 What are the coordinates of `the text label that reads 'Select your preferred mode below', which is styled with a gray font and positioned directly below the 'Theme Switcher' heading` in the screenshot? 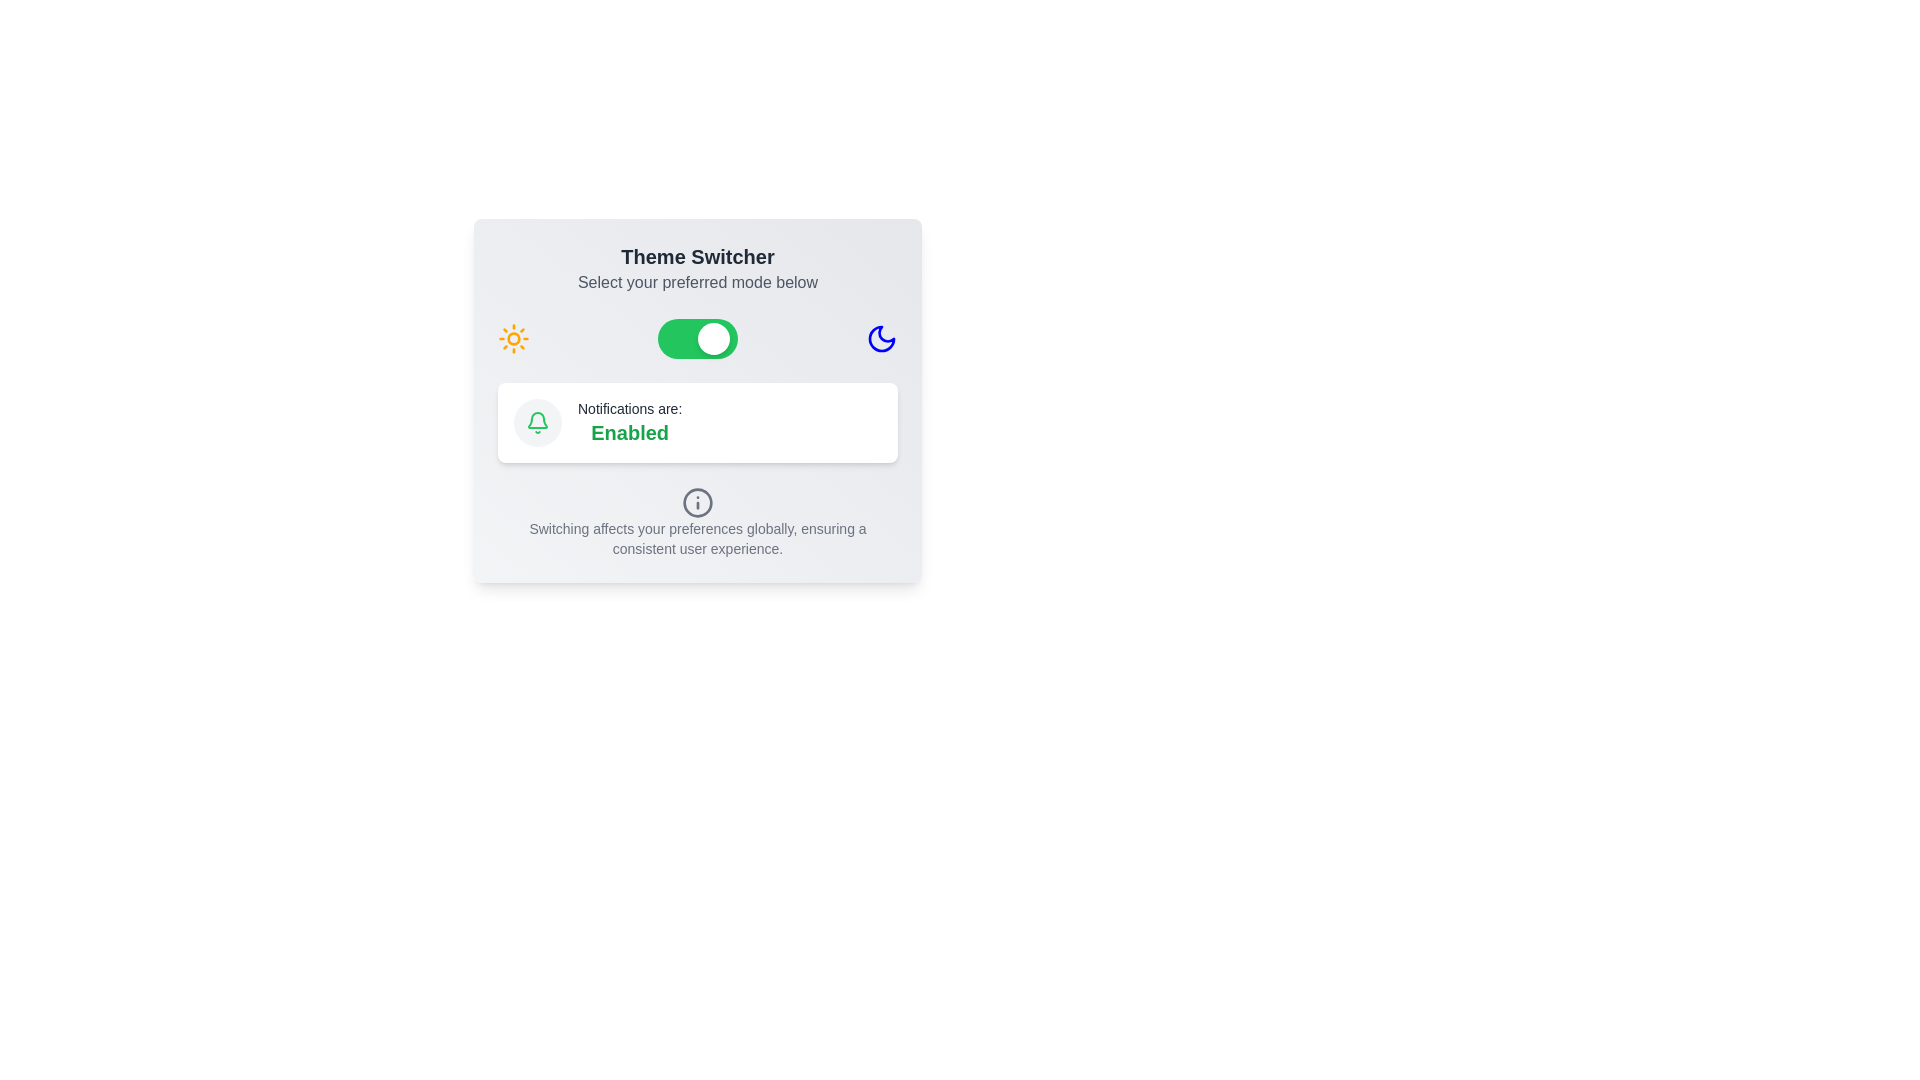 It's located at (697, 282).